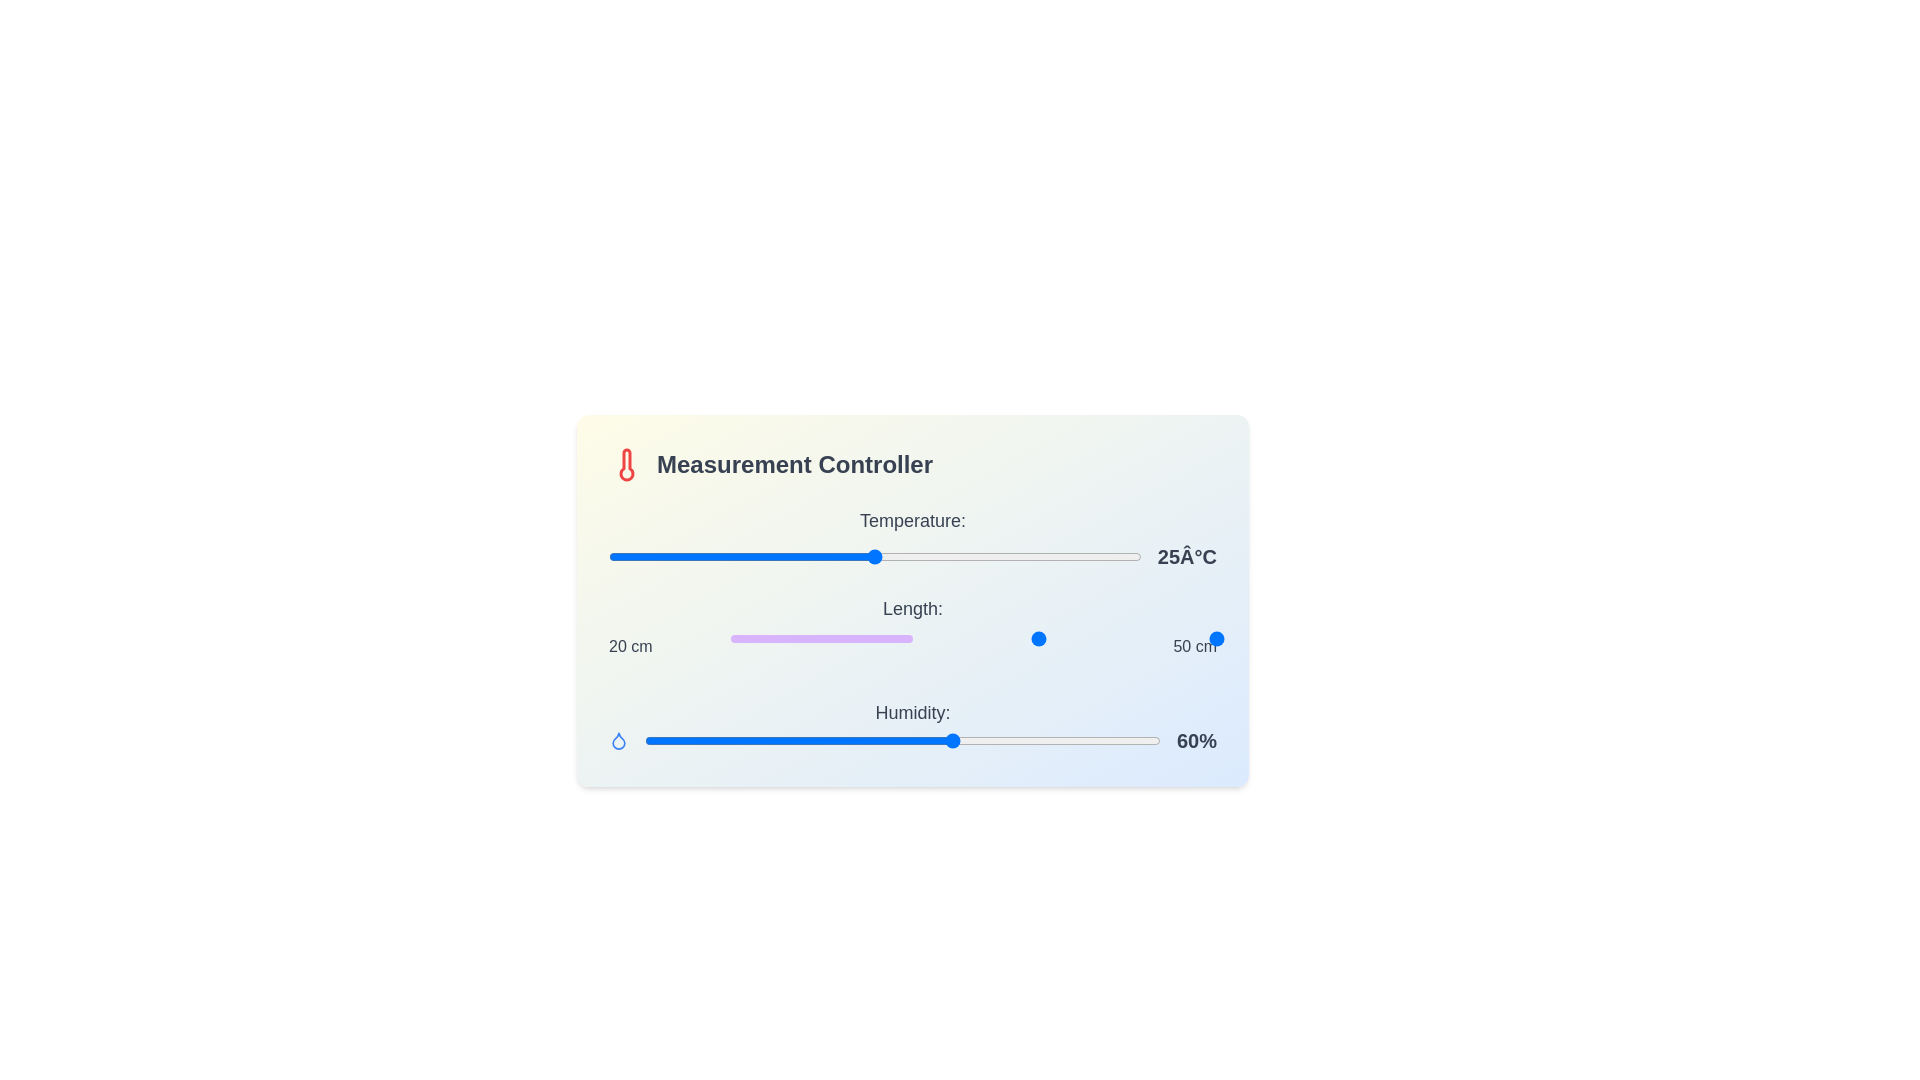 The image size is (1920, 1080). What do you see at coordinates (1001, 740) in the screenshot?
I see `the humidity level` at bounding box center [1001, 740].